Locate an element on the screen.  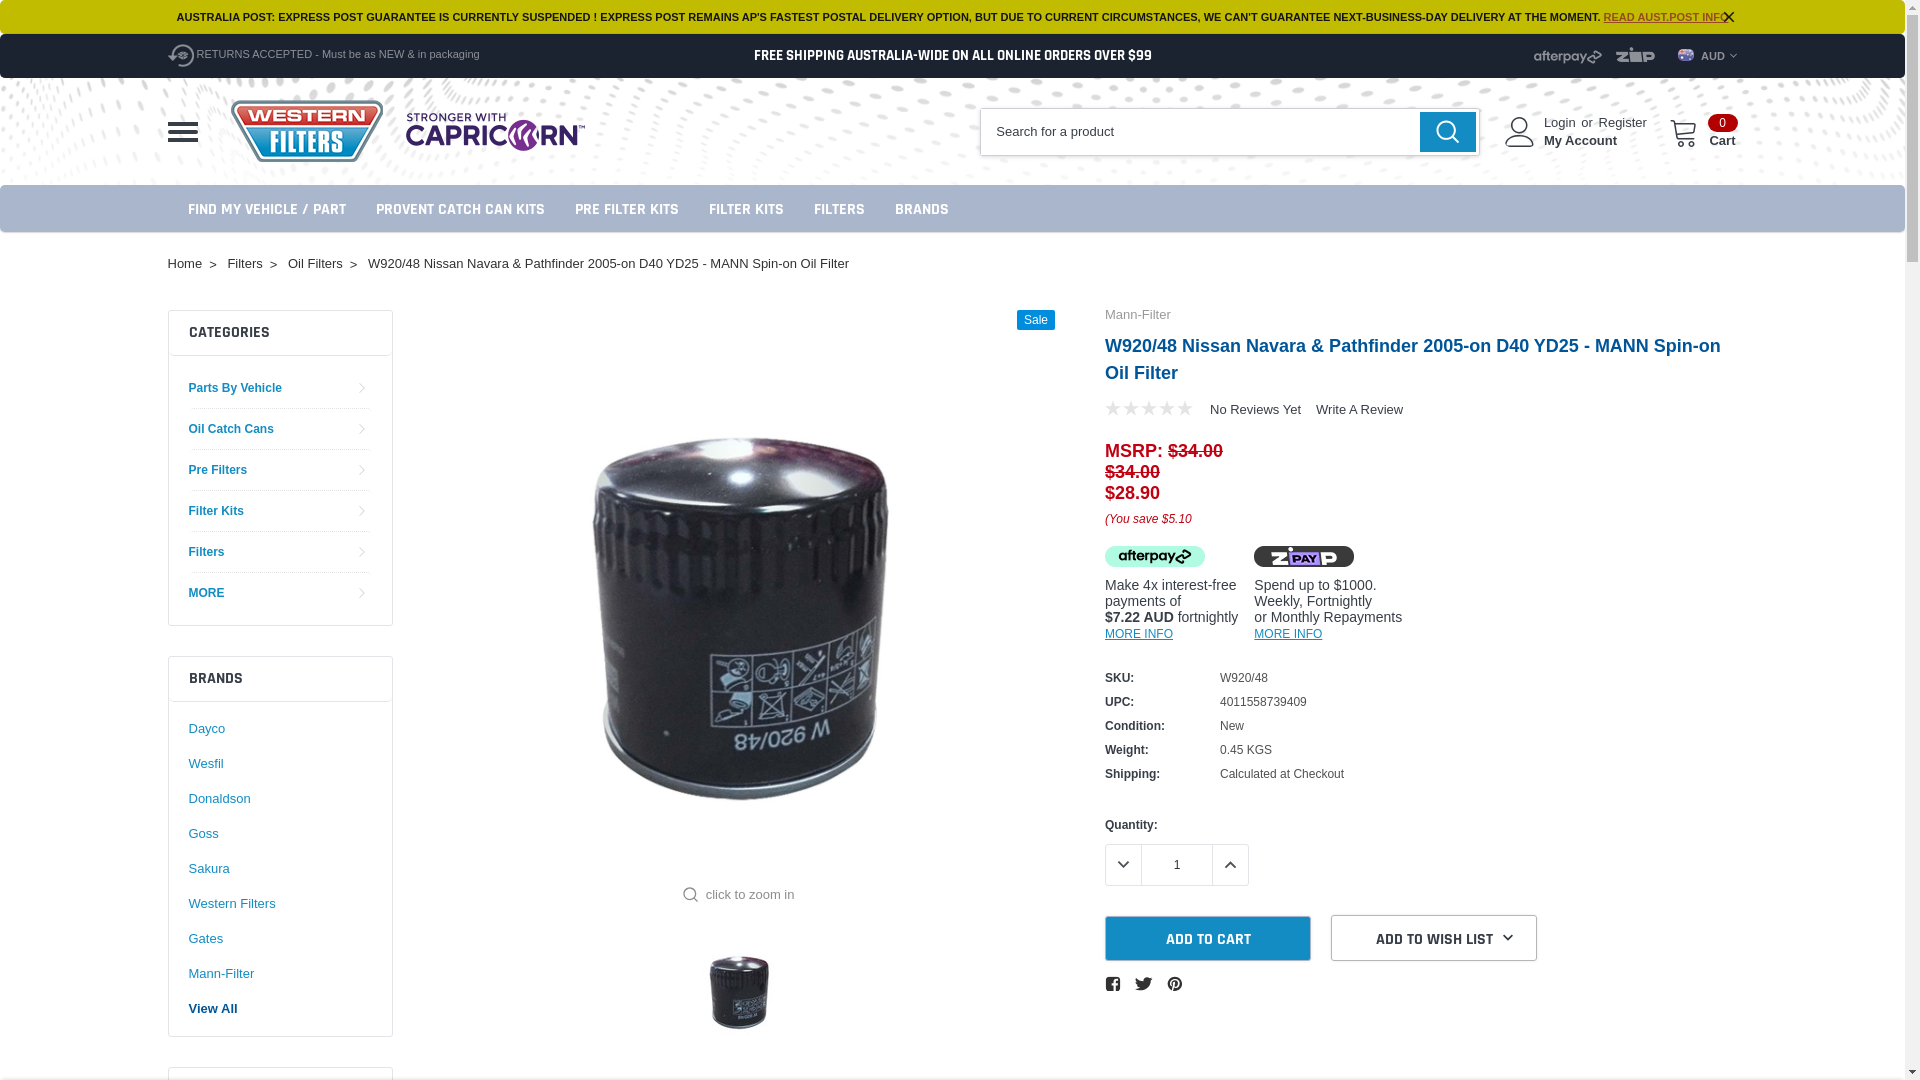
'Gates' is located at coordinates (205, 938).